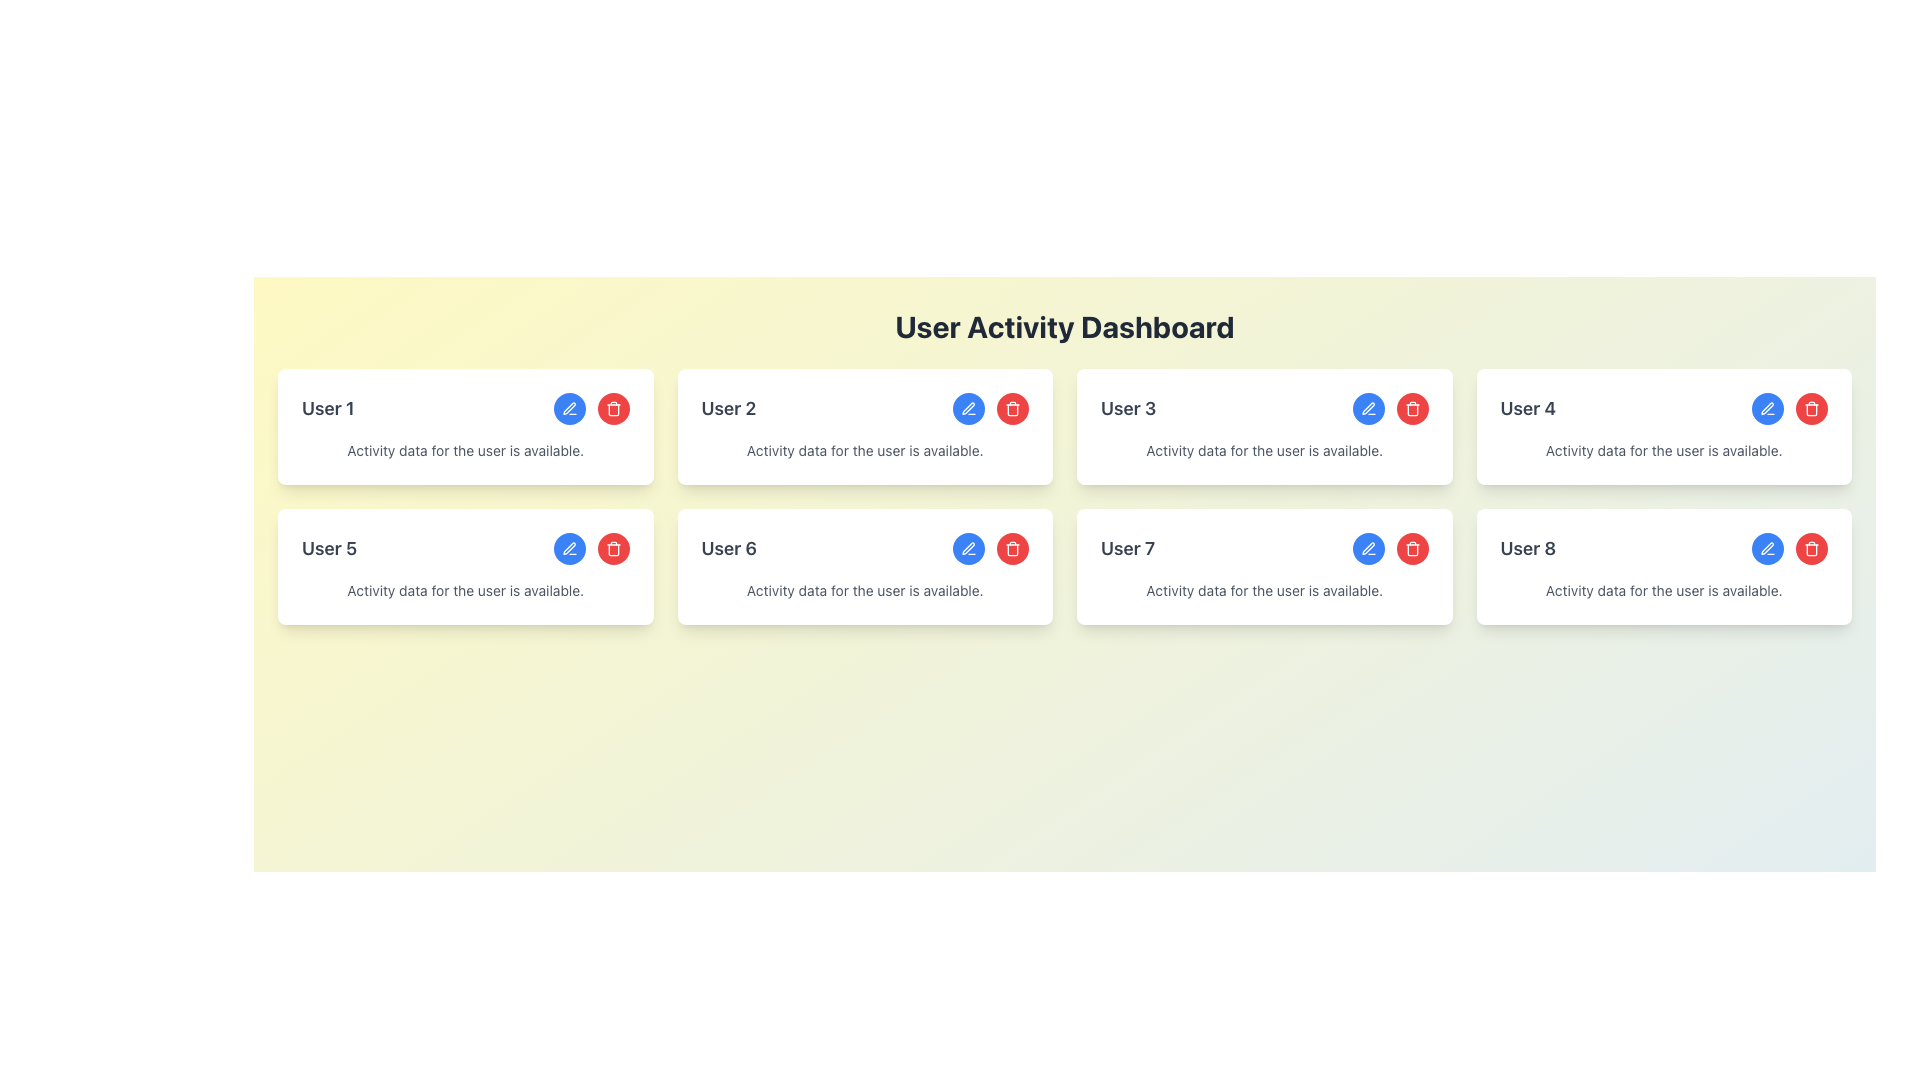  I want to click on the trash bin icon button with a red circular background located in the card for 'User 7', so click(1411, 407).